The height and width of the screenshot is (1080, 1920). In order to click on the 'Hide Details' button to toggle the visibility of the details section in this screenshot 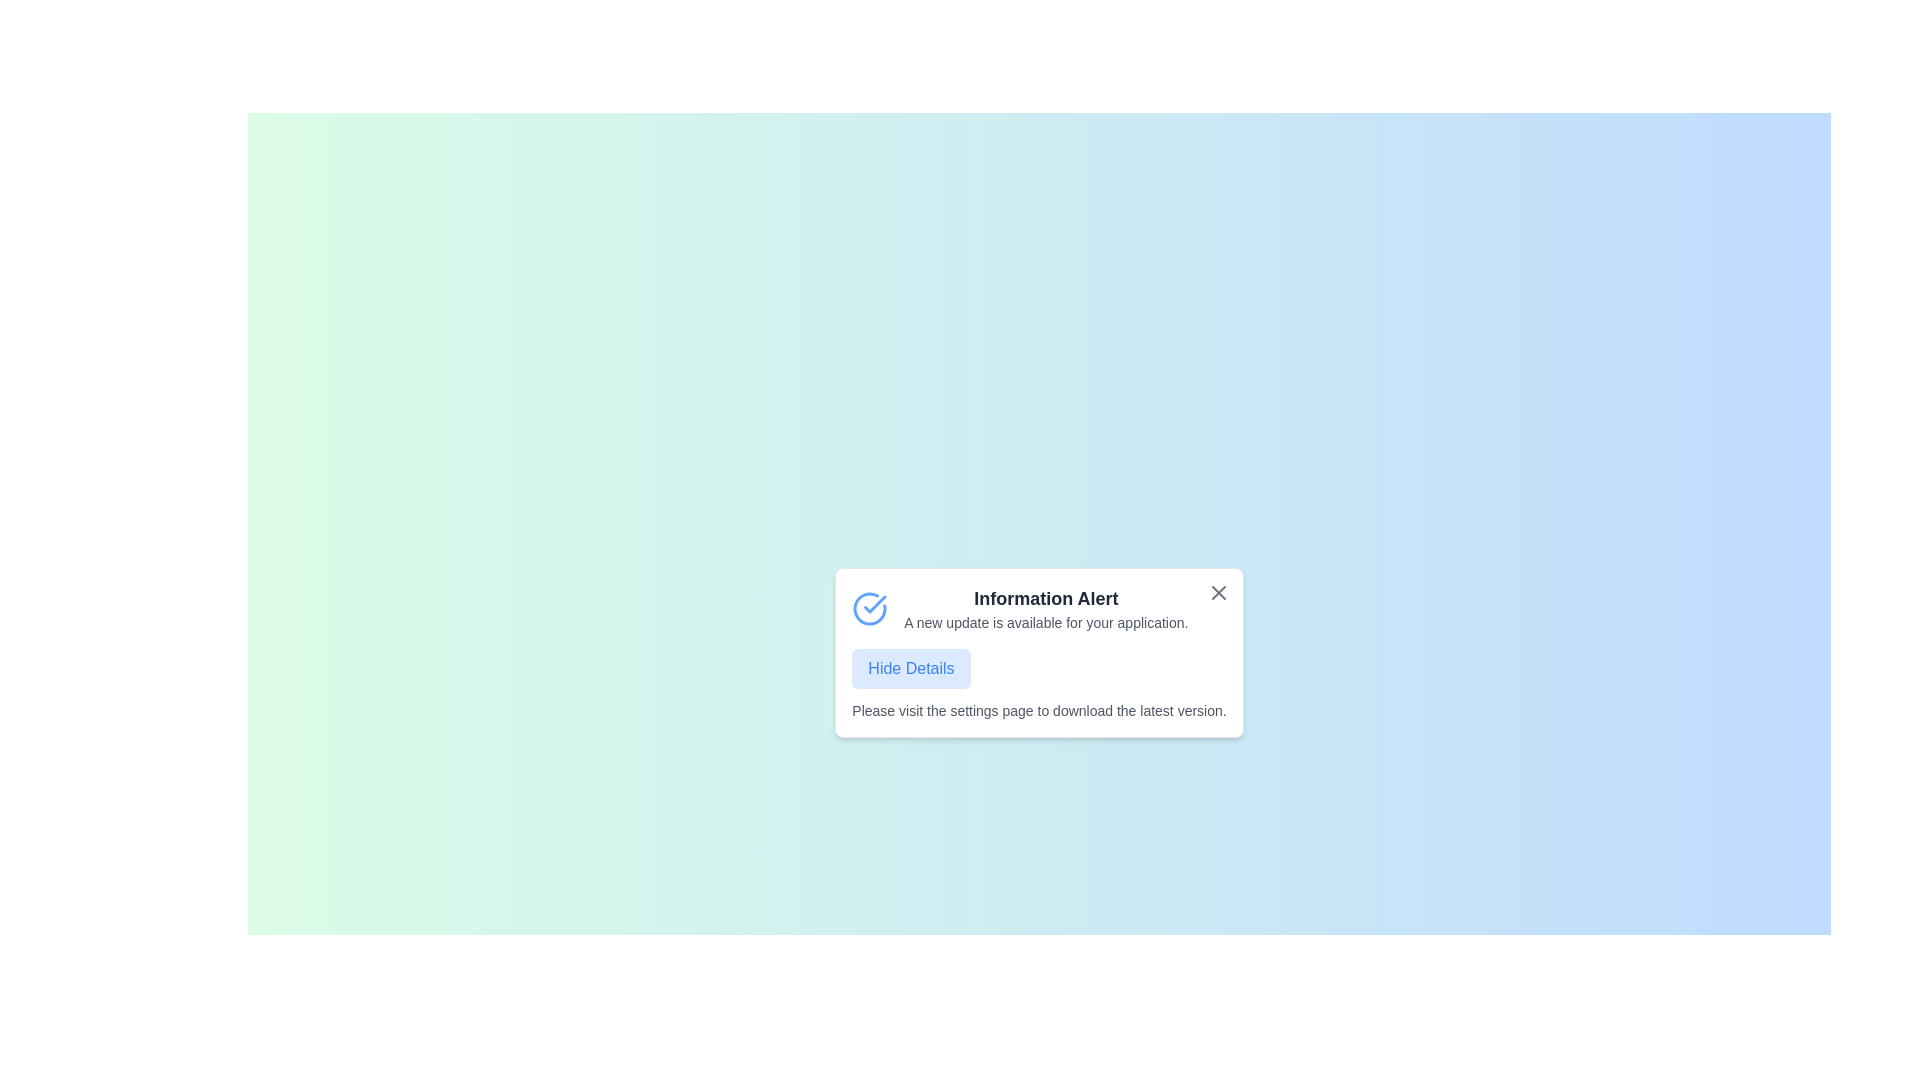, I will do `click(910, 668)`.